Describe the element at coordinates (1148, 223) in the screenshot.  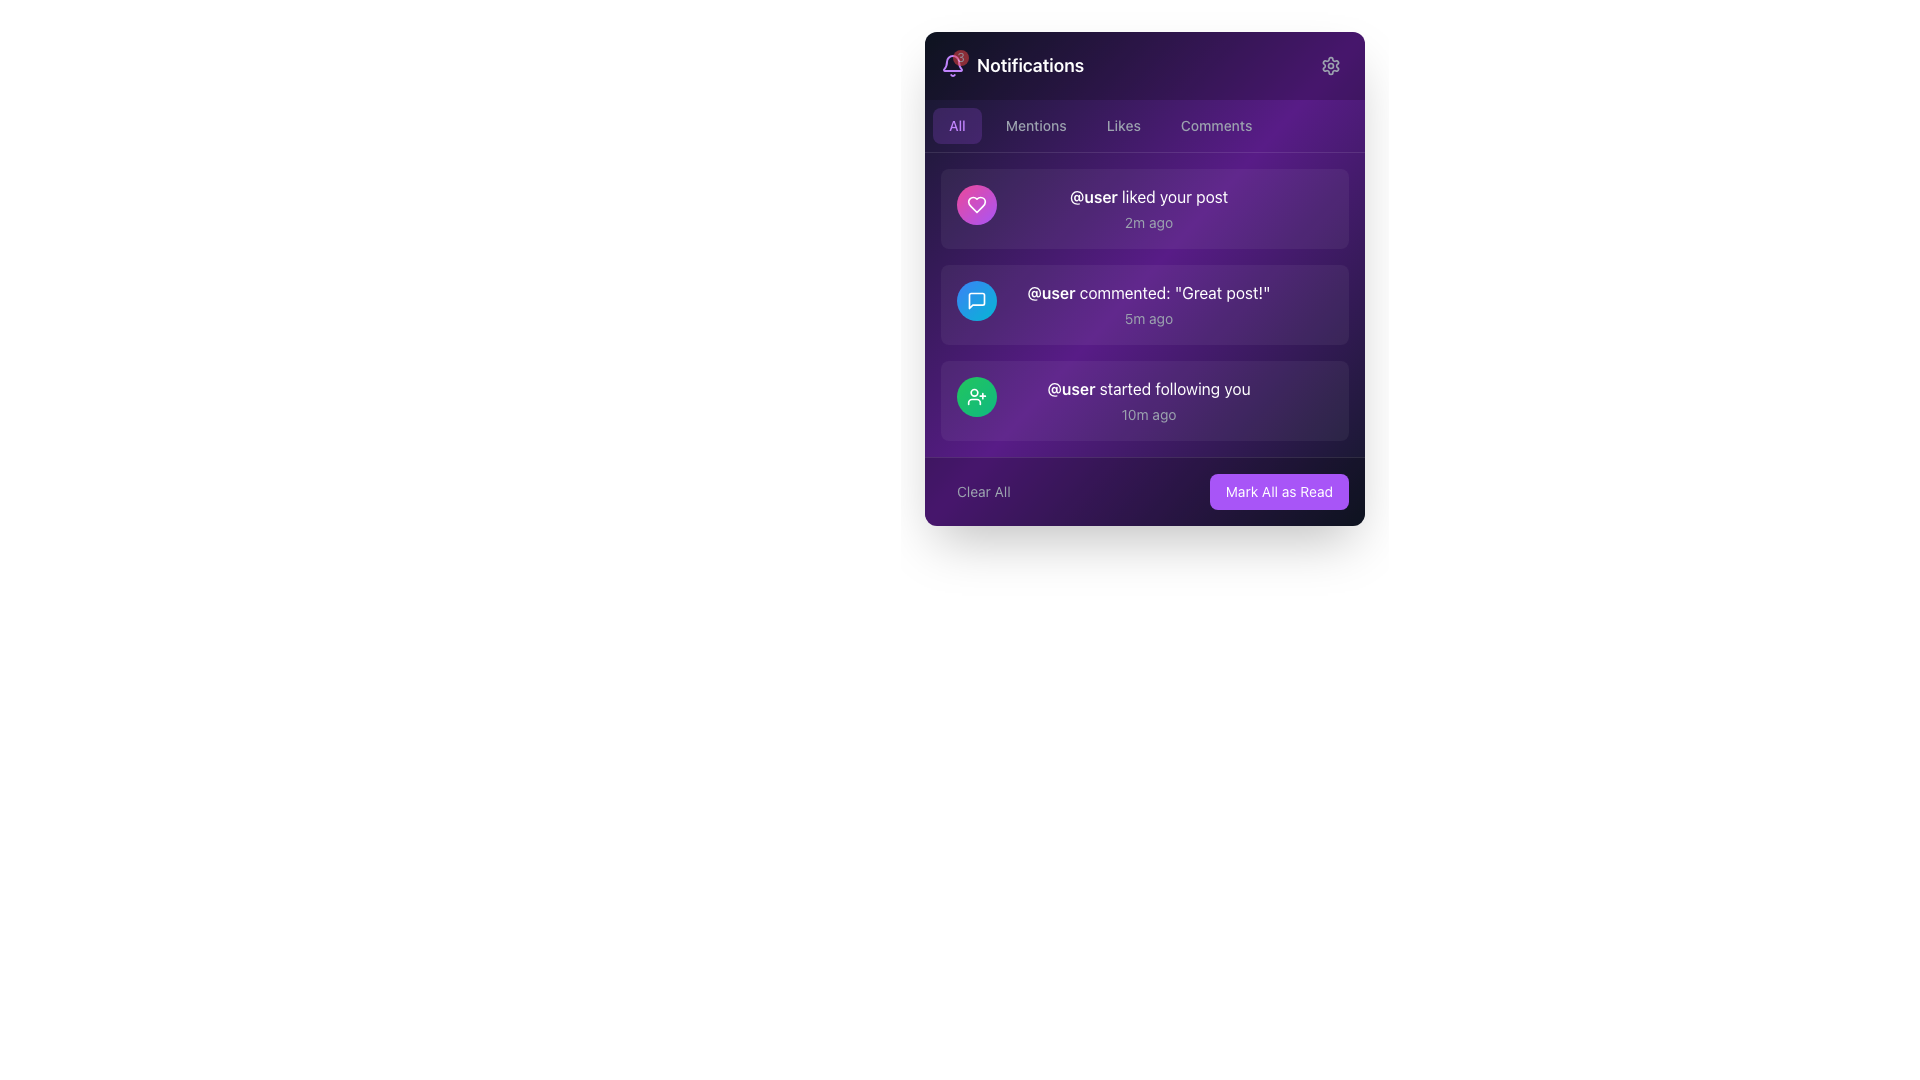
I see `the light gray text element displaying '2m ago' that is located below the main notification text '@user liked your post' in the first notification item of the list` at that location.